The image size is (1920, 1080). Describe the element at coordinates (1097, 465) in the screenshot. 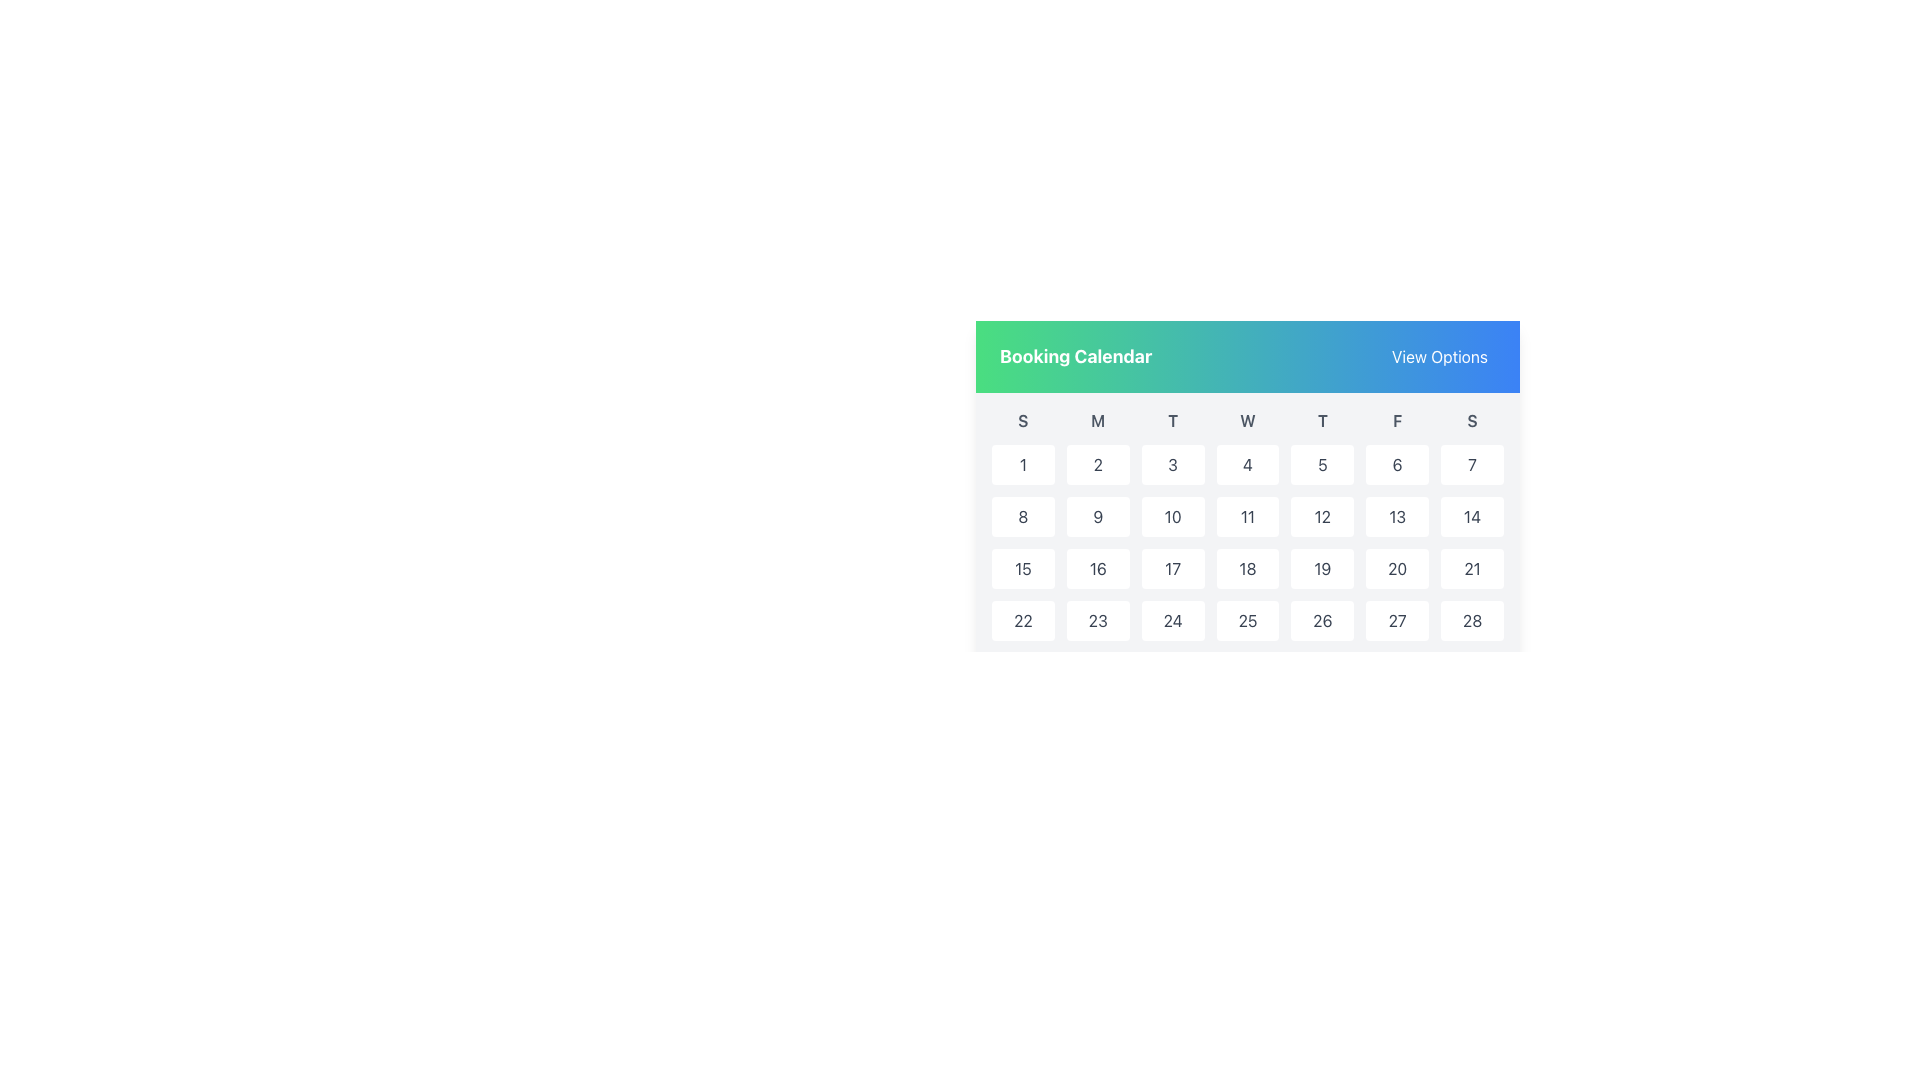

I see `the text label indicating the 2nd day of the month in the calendar view, located in the second column (Monday) of the first row` at that location.